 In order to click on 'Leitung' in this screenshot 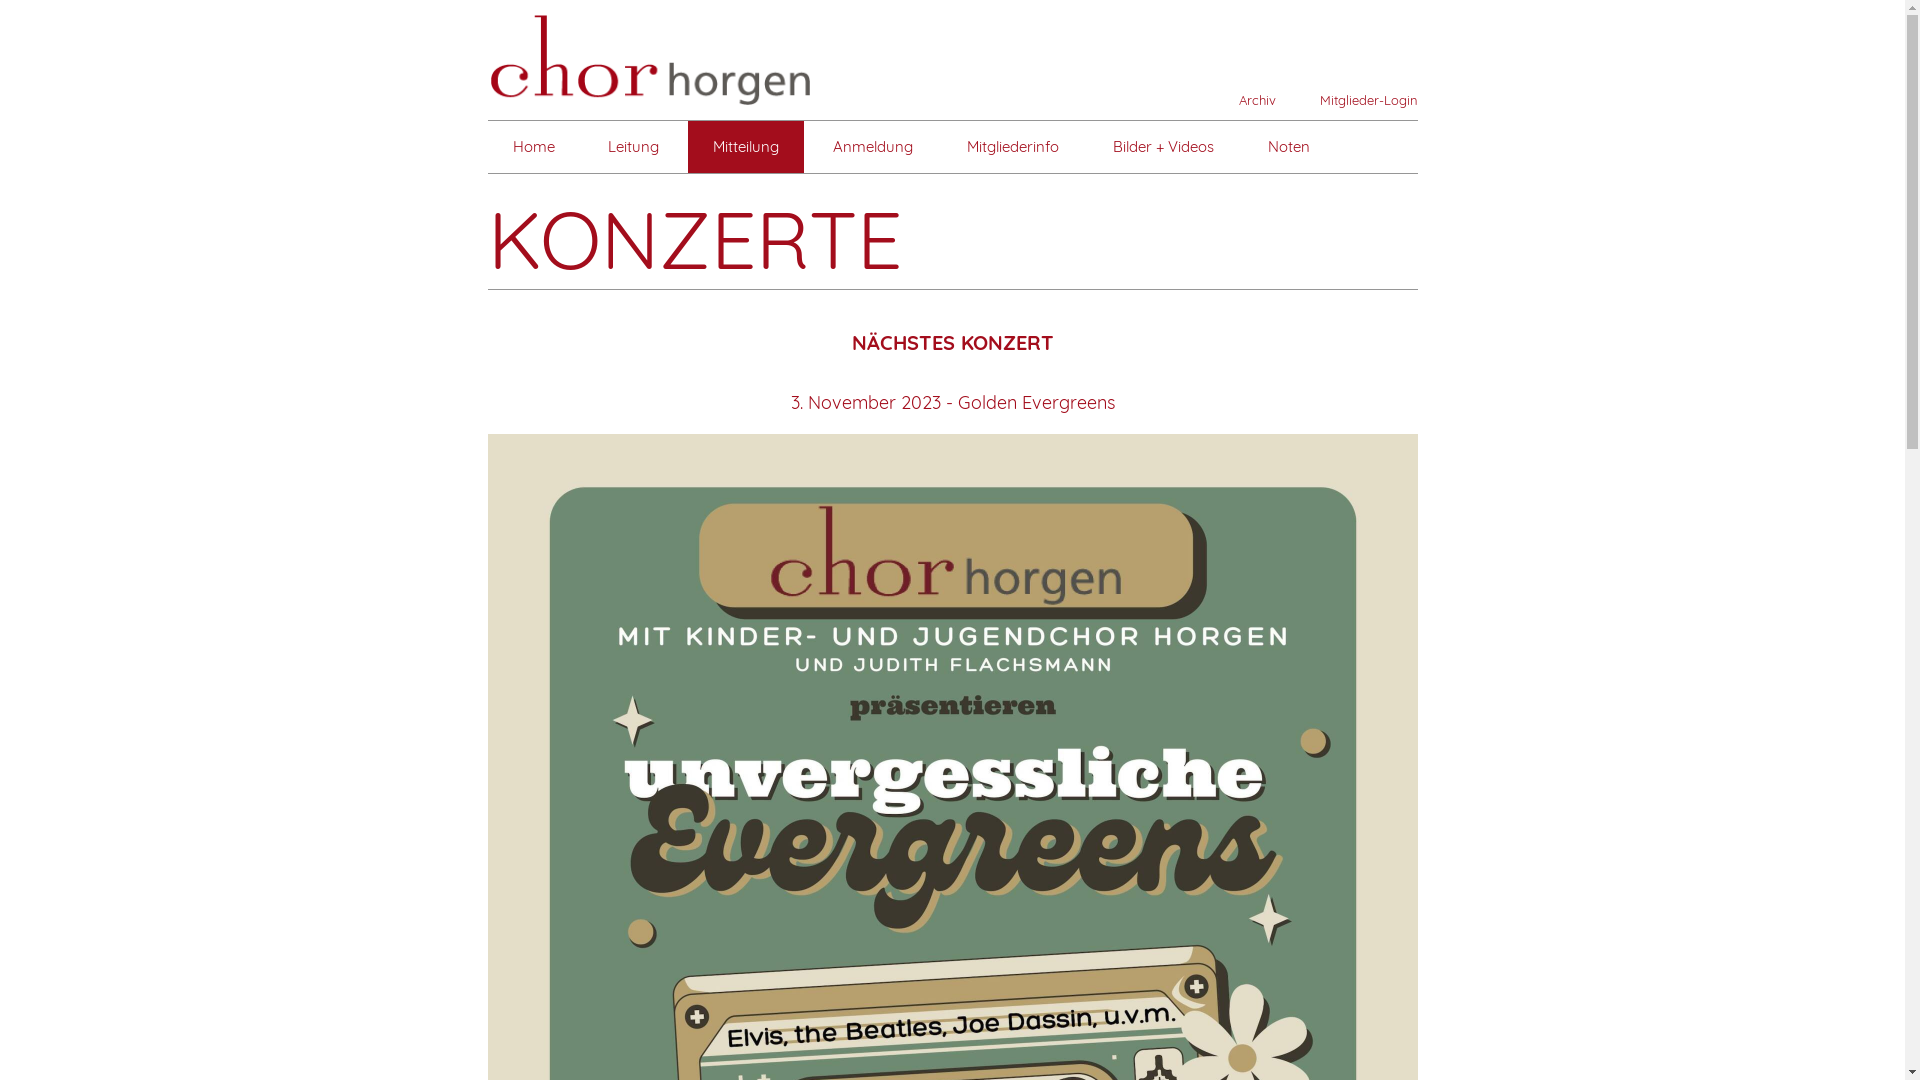, I will do `click(632, 145)`.